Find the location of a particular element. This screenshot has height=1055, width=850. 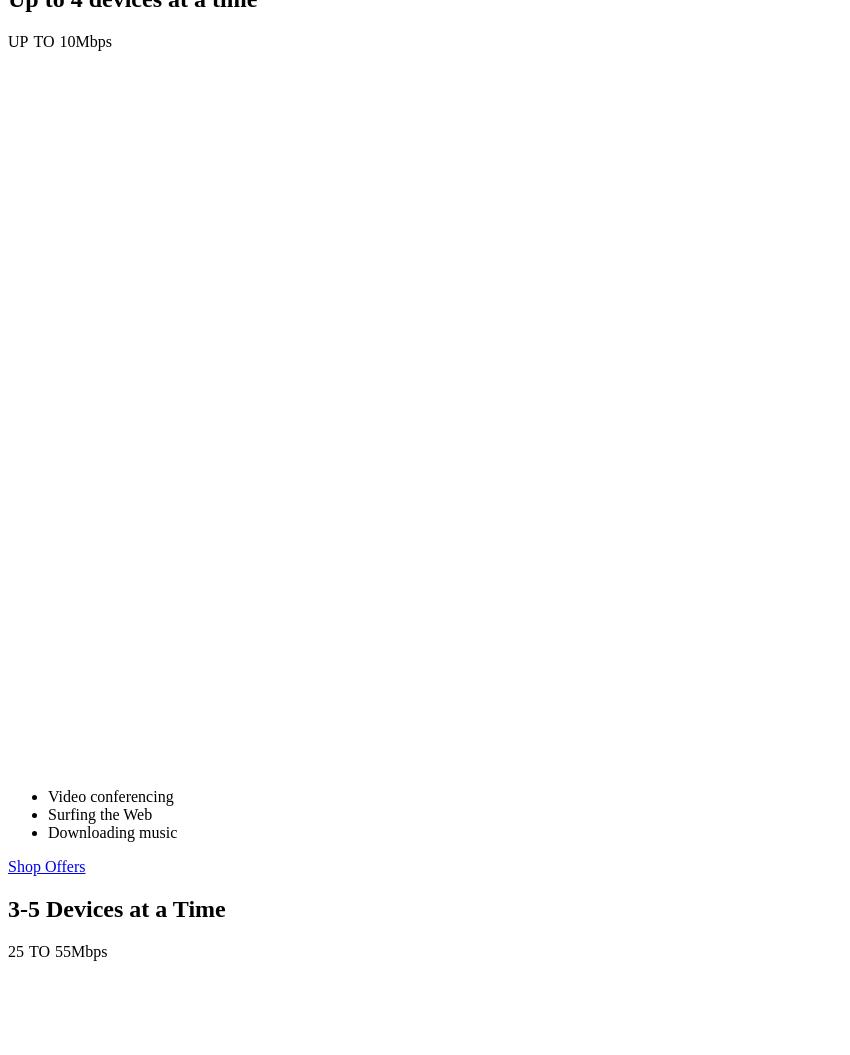

'25' is located at coordinates (14, 951).